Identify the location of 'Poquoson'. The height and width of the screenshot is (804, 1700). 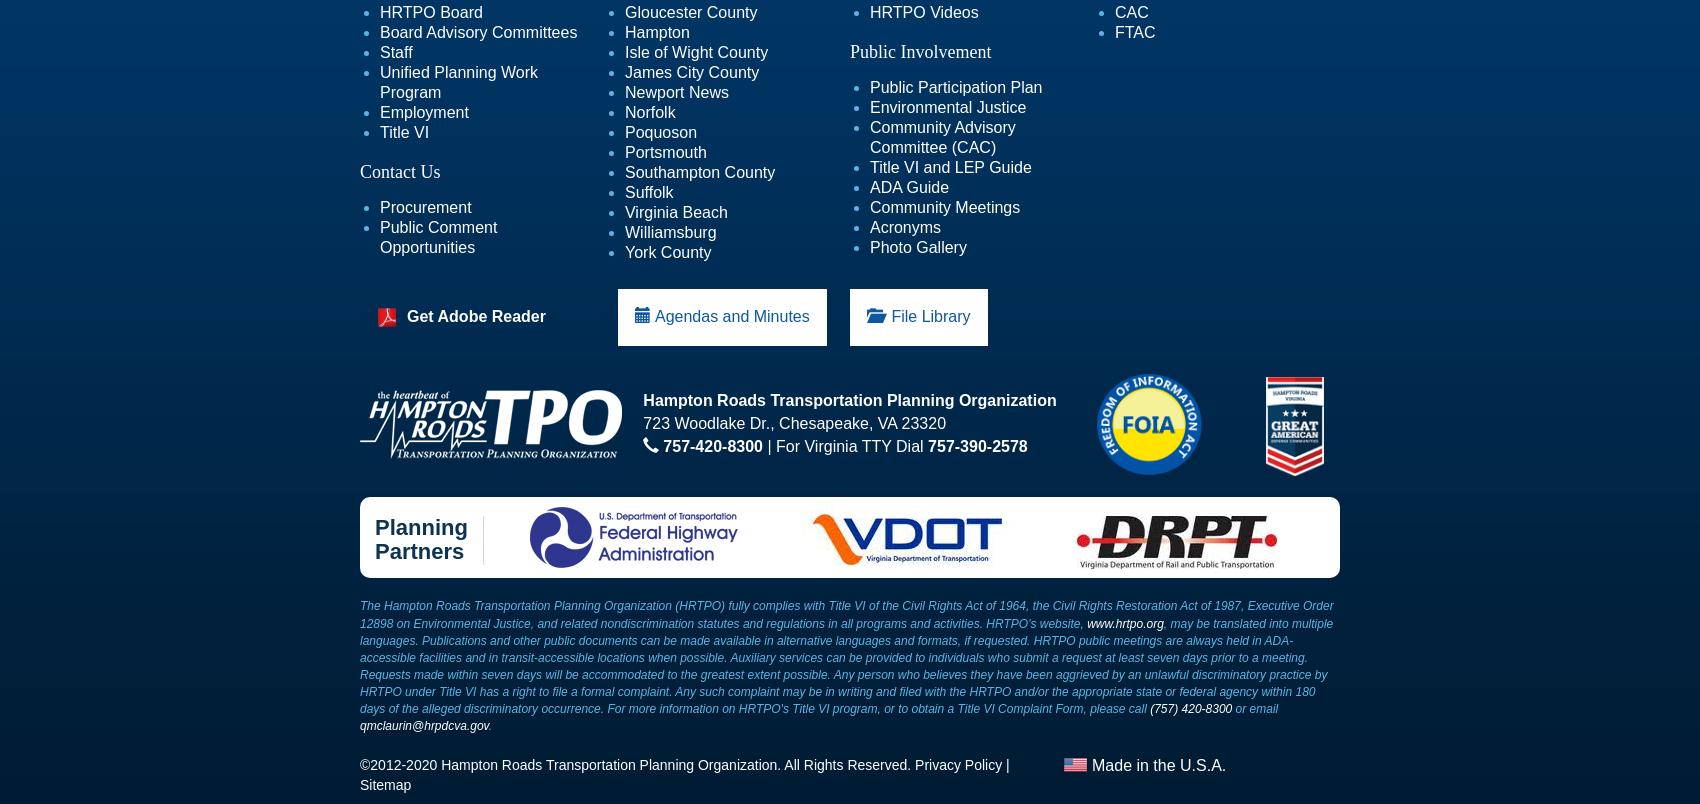
(660, 132).